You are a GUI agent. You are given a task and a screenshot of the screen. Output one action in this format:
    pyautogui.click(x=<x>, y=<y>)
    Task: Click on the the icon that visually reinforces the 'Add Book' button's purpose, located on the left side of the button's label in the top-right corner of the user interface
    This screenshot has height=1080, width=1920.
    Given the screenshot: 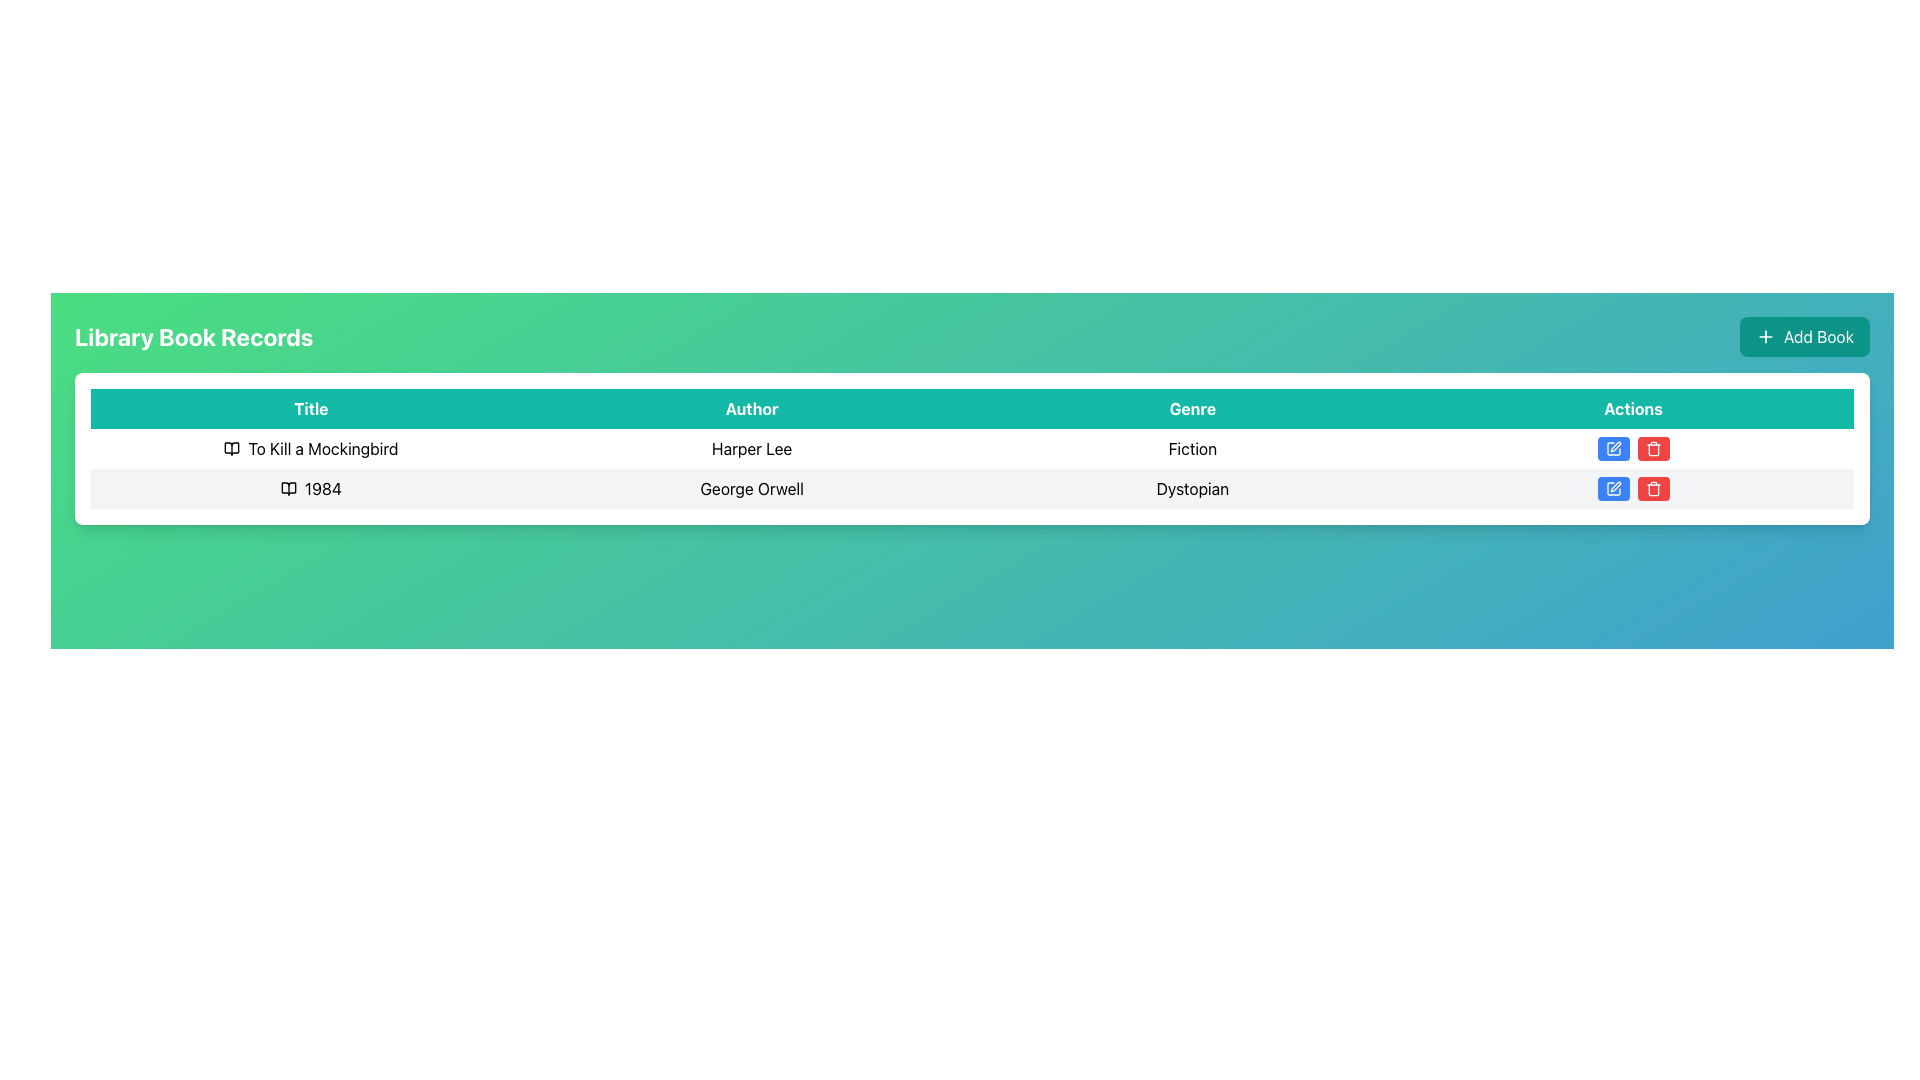 What is the action you would take?
    pyautogui.click(x=1766, y=335)
    